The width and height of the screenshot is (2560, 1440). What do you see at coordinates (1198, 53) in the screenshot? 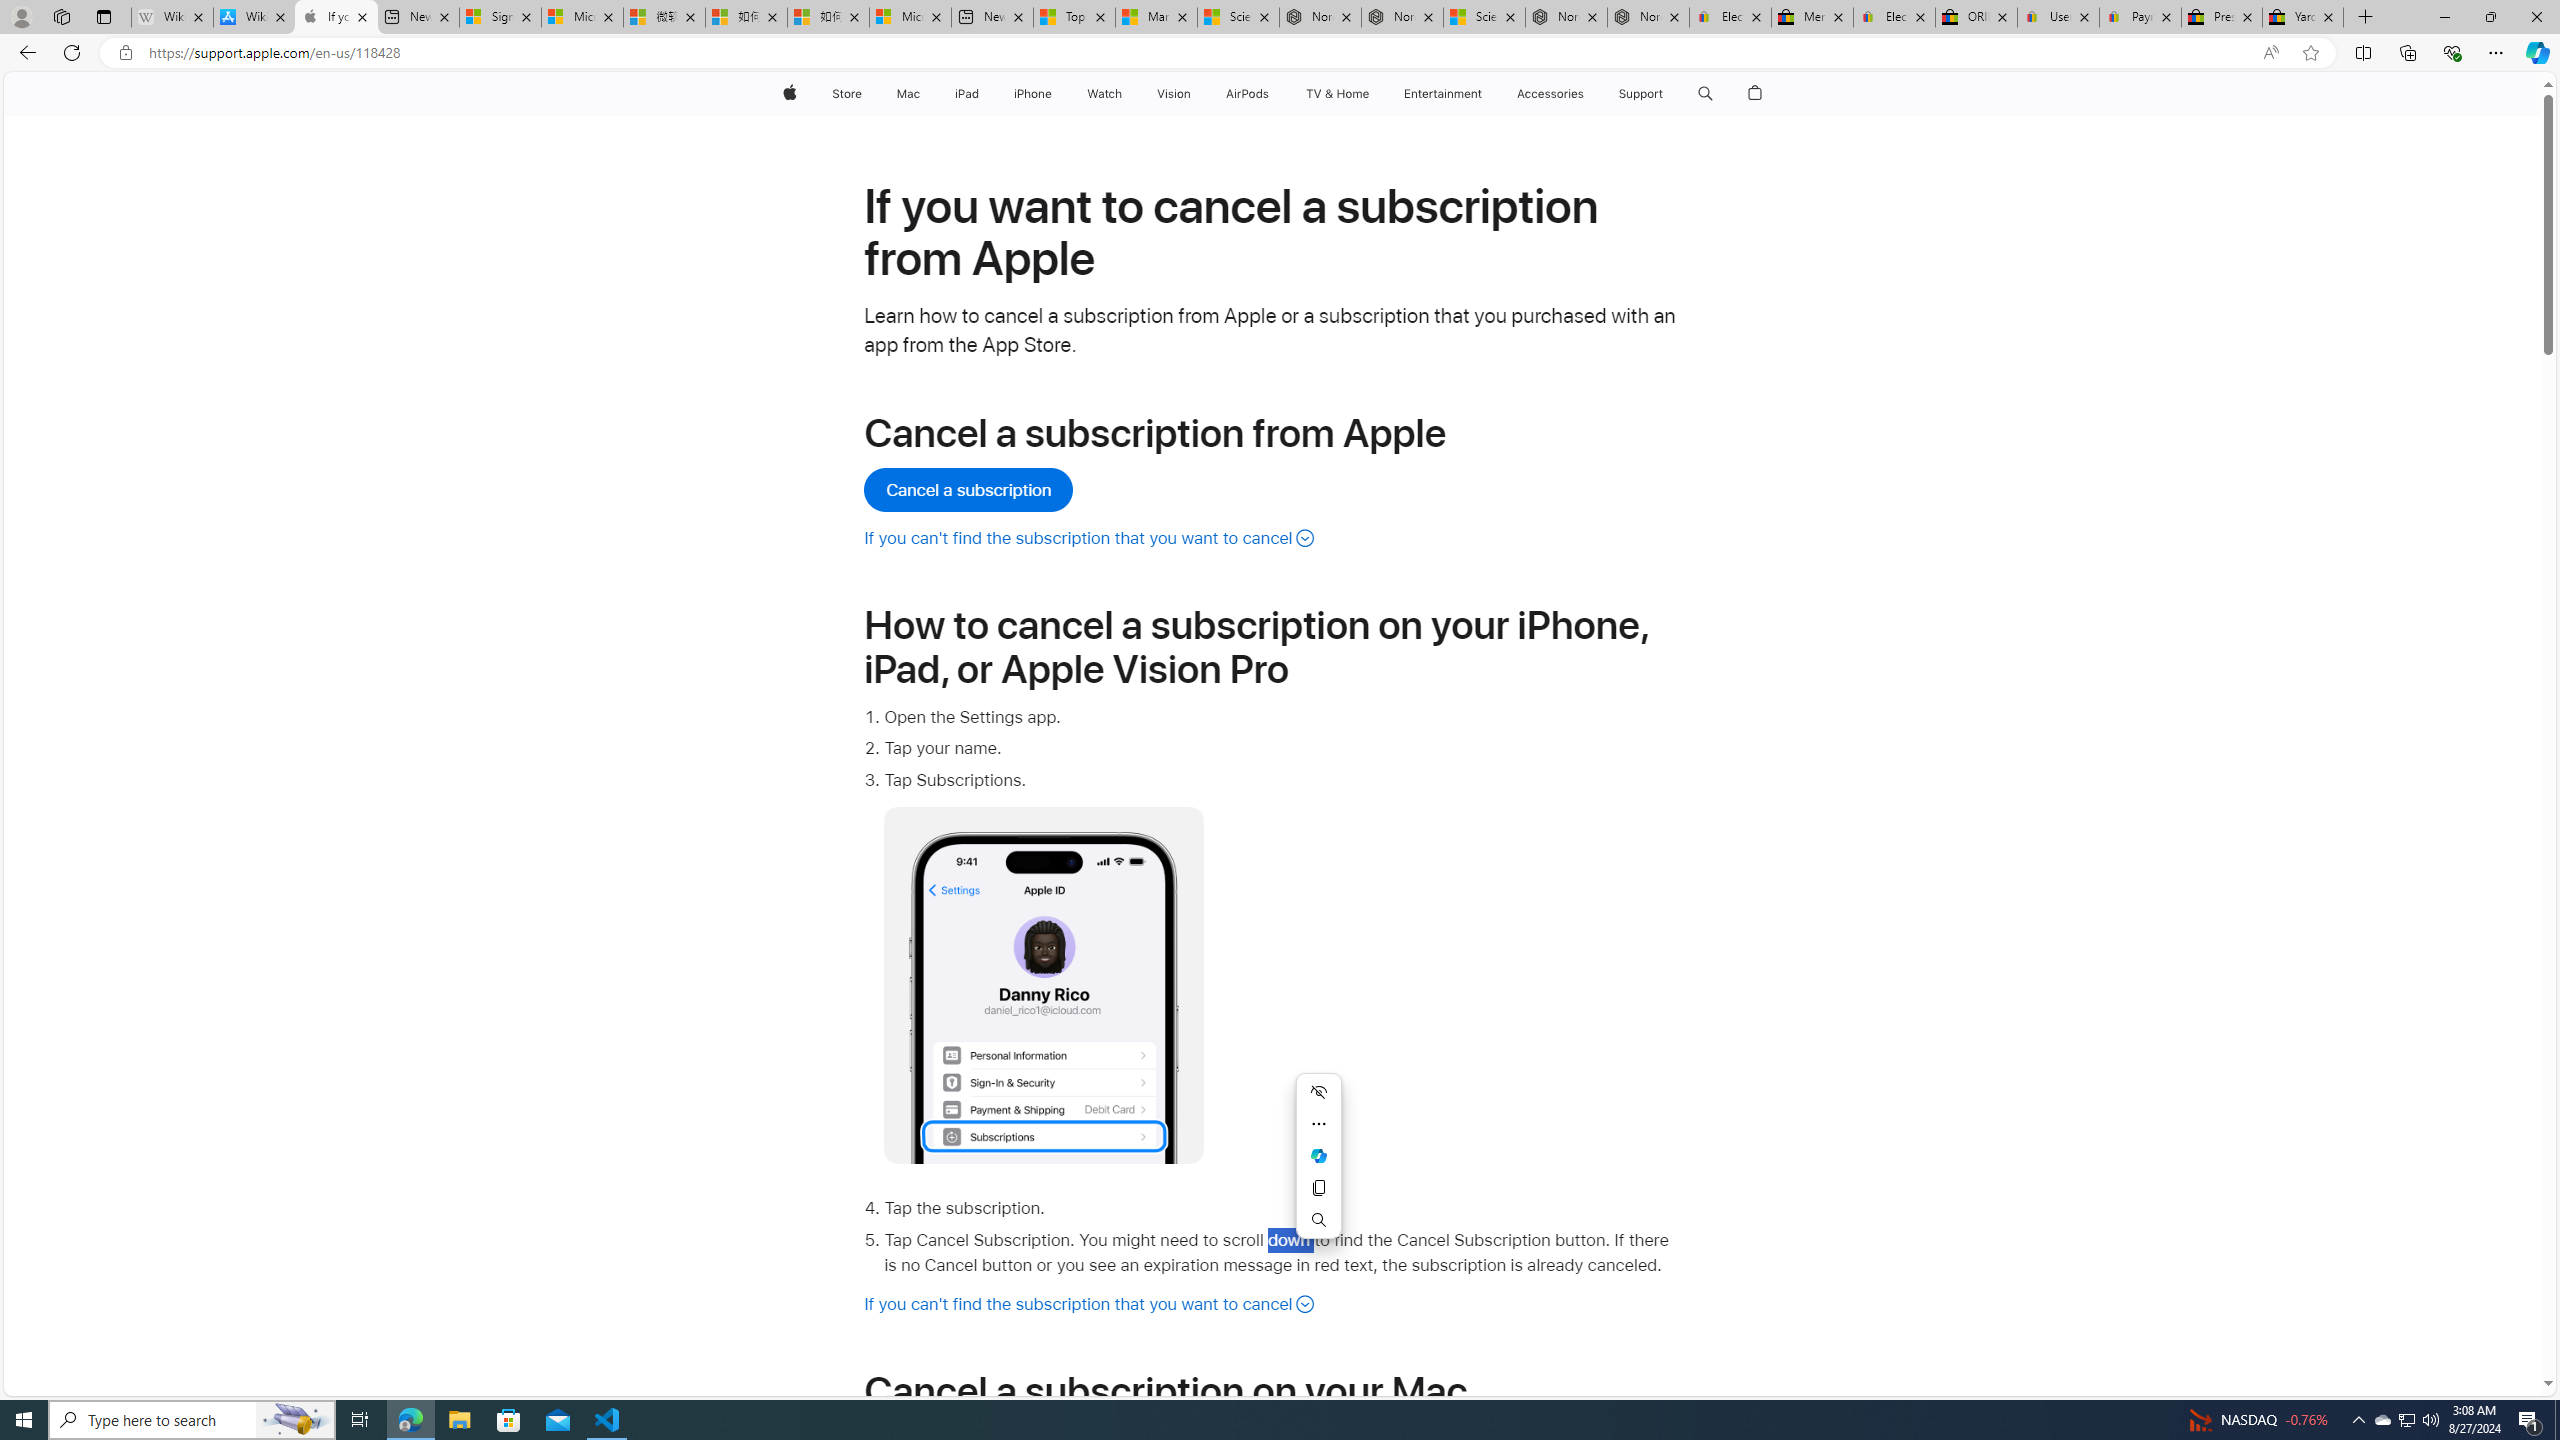
I see `'Address and search bar'` at bounding box center [1198, 53].